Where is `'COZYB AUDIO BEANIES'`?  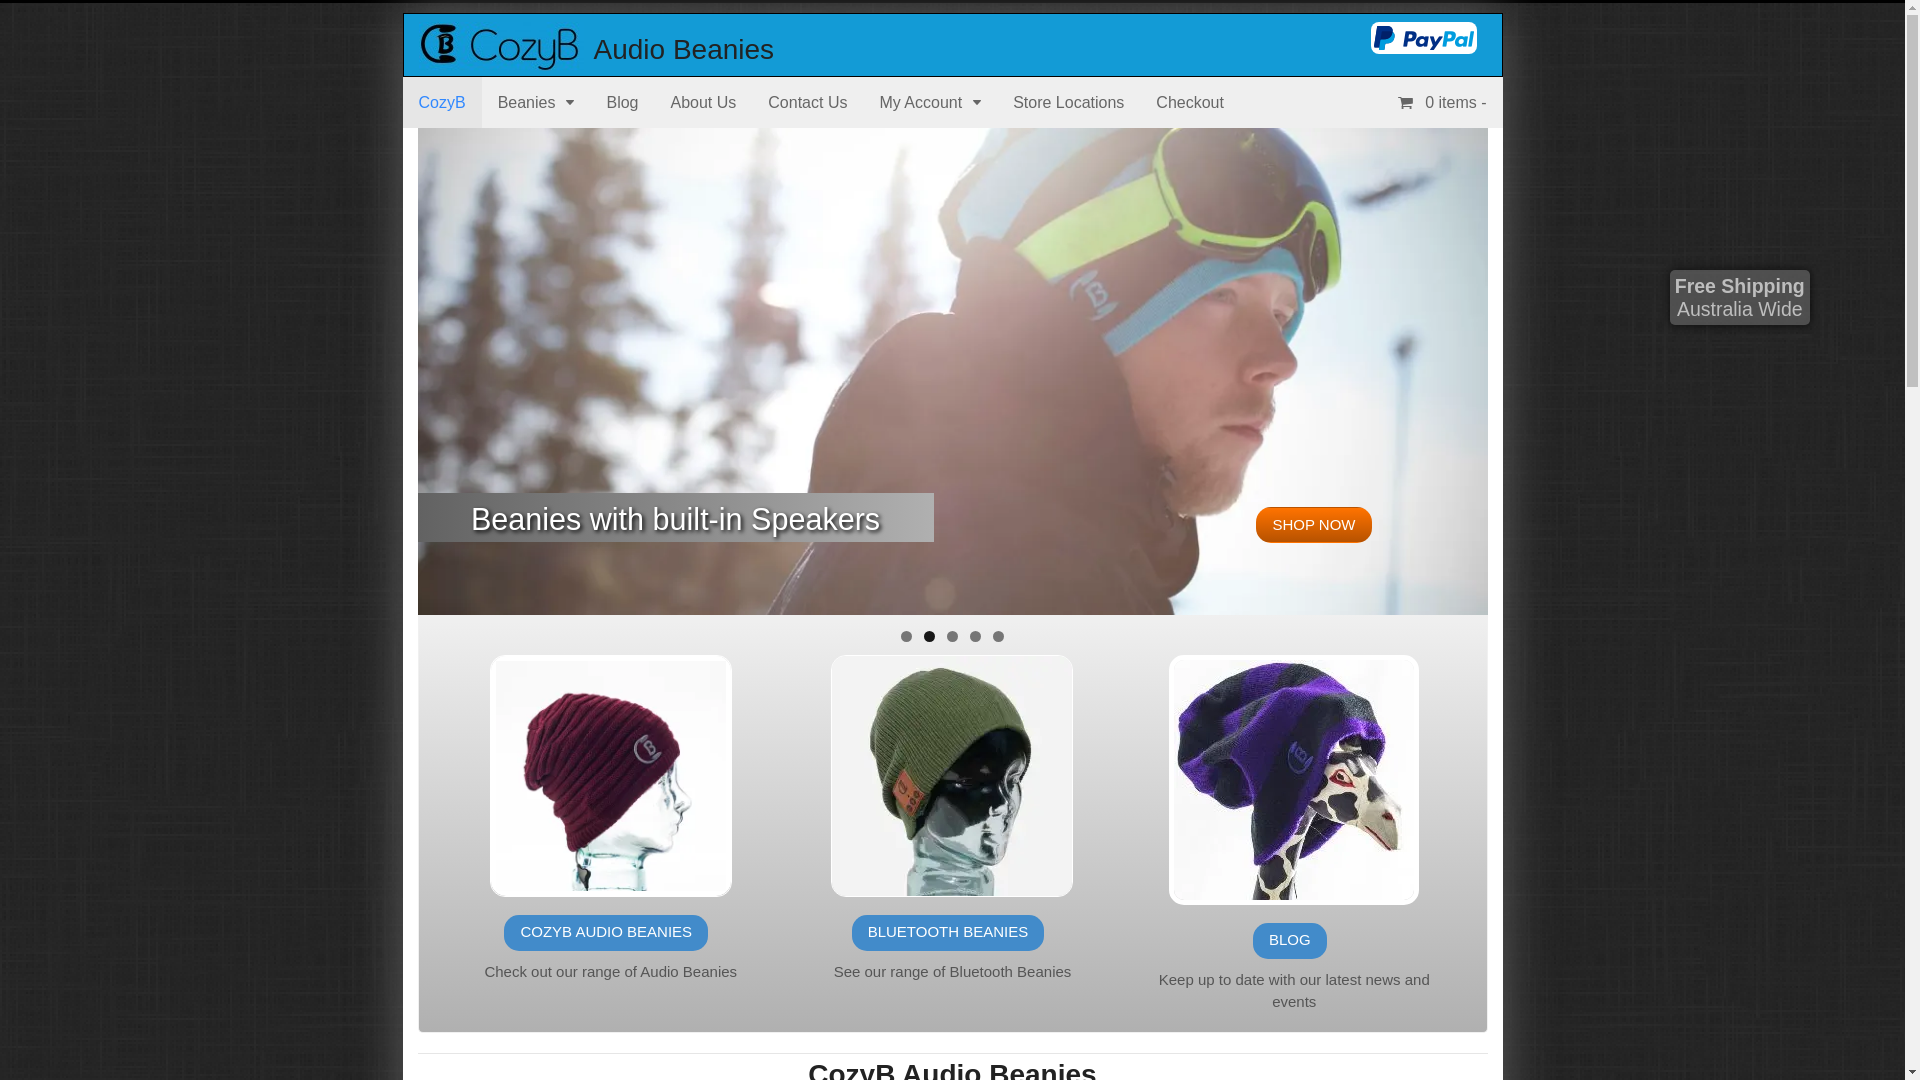
'COZYB AUDIO BEANIES' is located at coordinates (604, 933).